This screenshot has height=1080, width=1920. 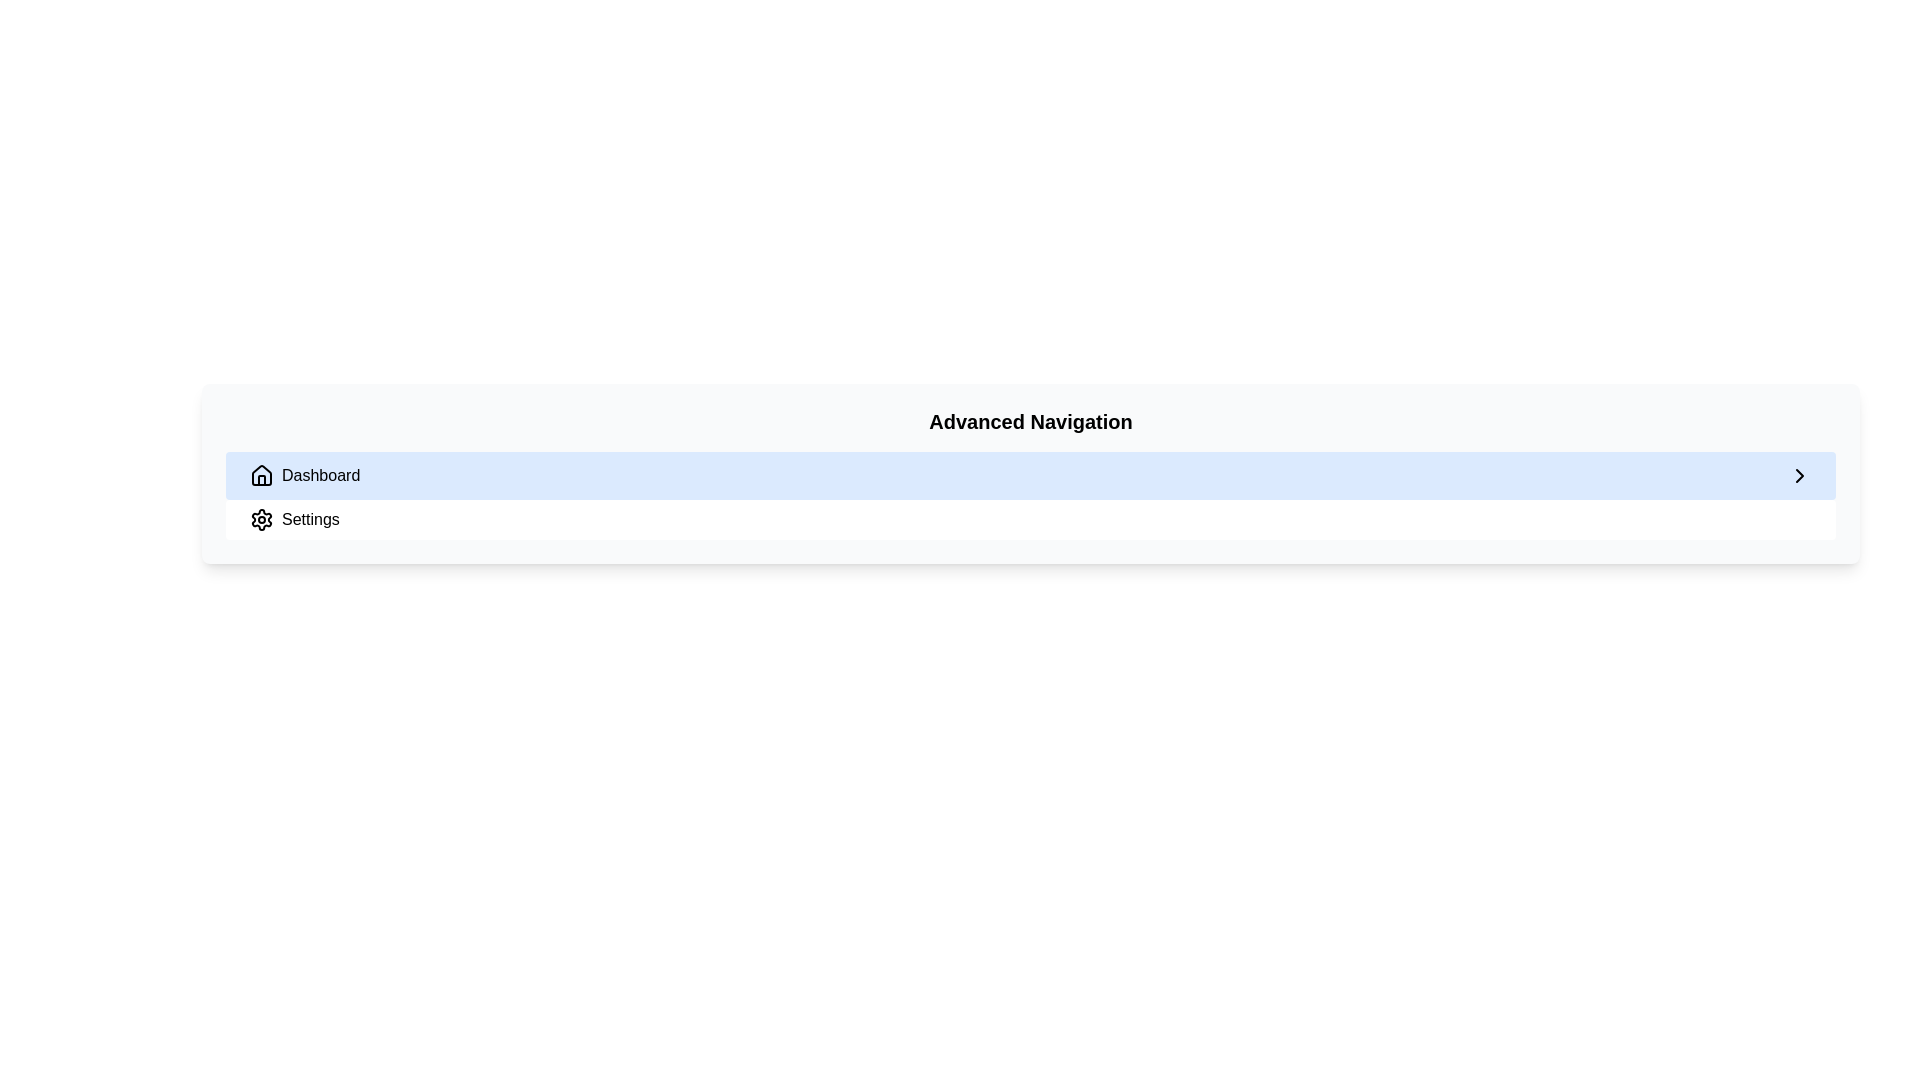 I want to click on the house icon located to the left of the 'Dashboard' label in the navigation list, so click(x=261, y=474).